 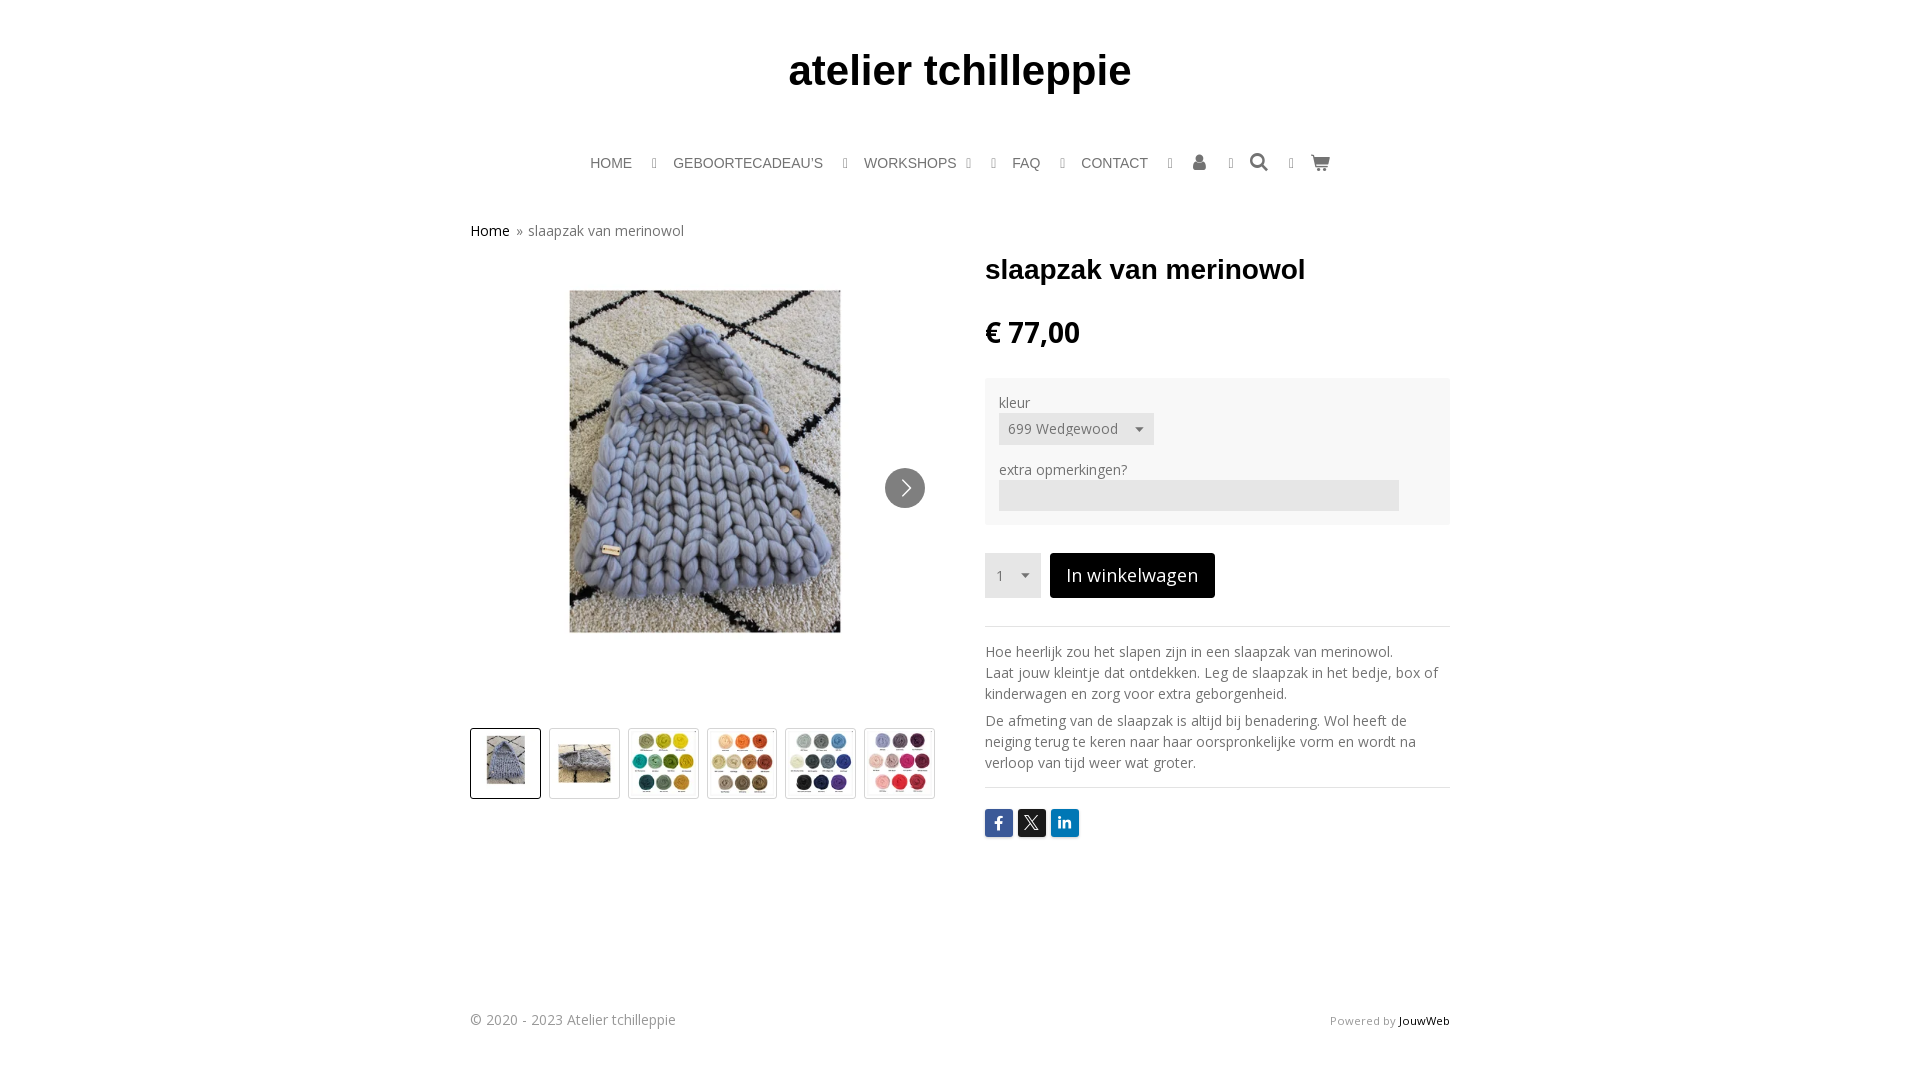 What do you see at coordinates (1132, 575) in the screenshot?
I see `'In winkelwagen'` at bounding box center [1132, 575].